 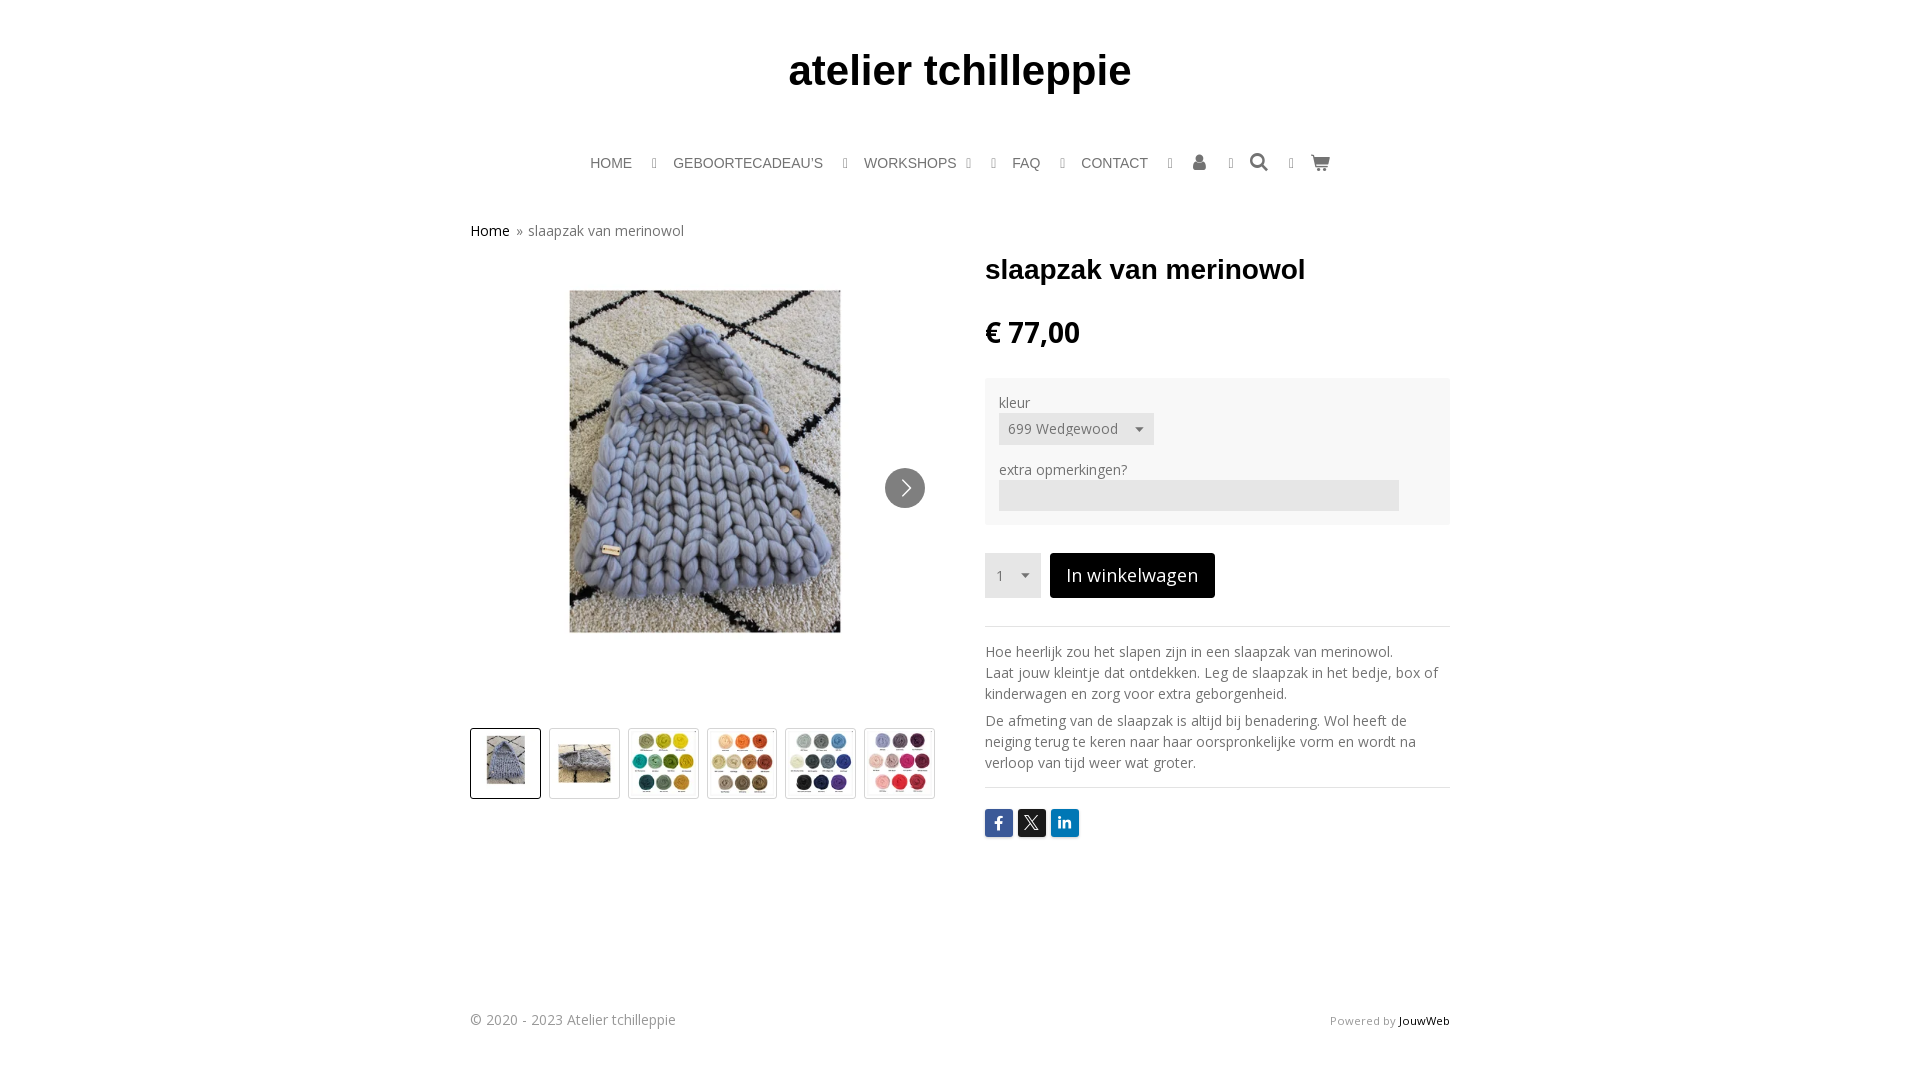 What do you see at coordinates (1132, 575) in the screenshot?
I see `'In winkelwagen'` at bounding box center [1132, 575].